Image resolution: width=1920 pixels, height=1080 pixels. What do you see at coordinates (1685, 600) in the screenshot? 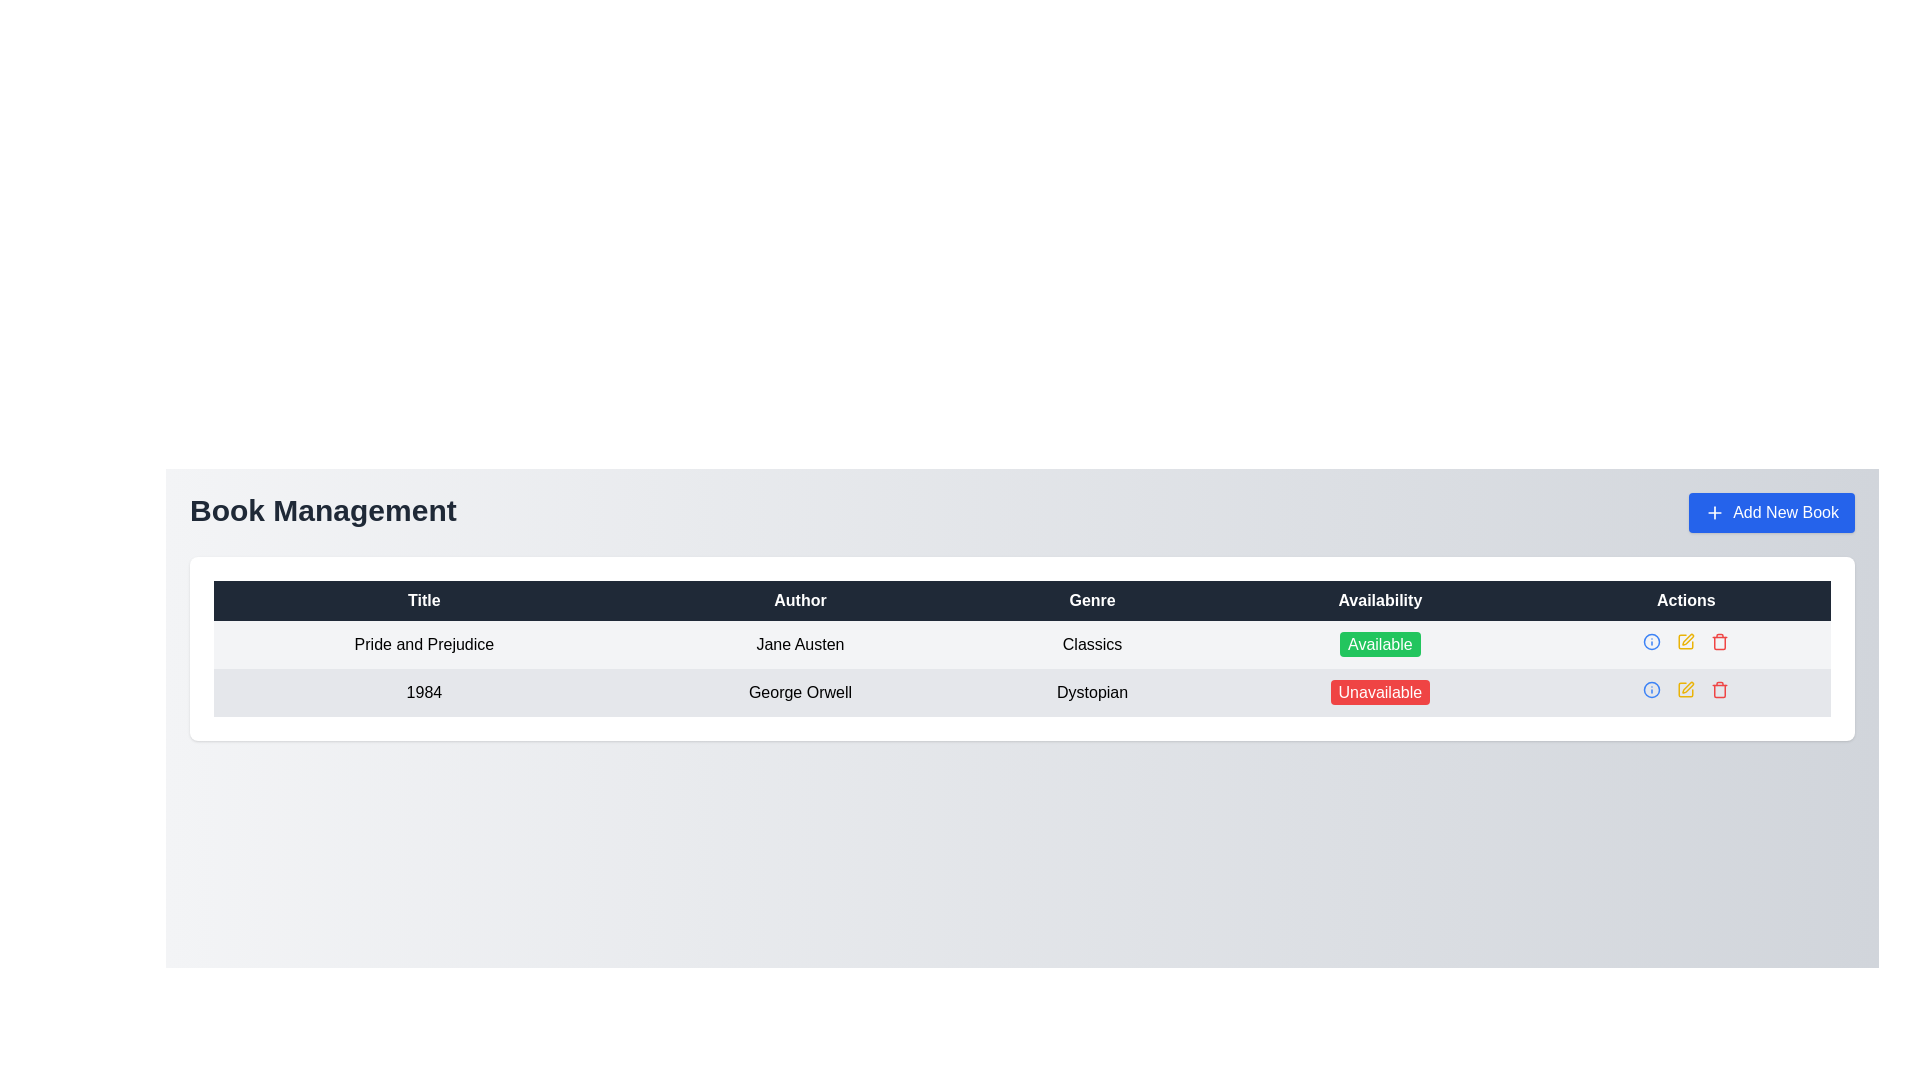
I see `the table header cell dedicated to actions related to book entries, located in the last column of the header row, following the 'Availability' column` at bounding box center [1685, 600].